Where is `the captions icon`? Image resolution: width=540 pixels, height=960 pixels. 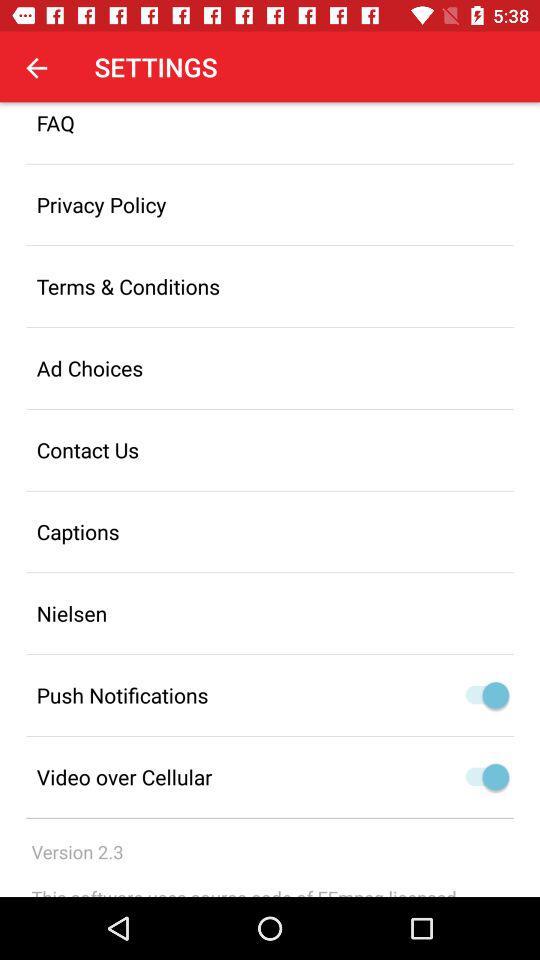
the captions icon is located at coordinates (270, 530).